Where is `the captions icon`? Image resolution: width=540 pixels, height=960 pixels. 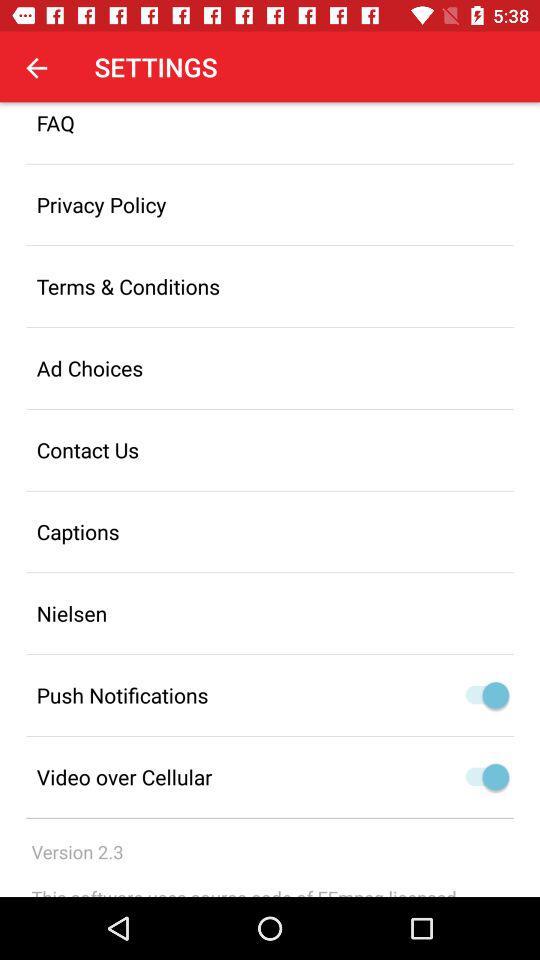
the captions icon is located at coordinates (270, 530).